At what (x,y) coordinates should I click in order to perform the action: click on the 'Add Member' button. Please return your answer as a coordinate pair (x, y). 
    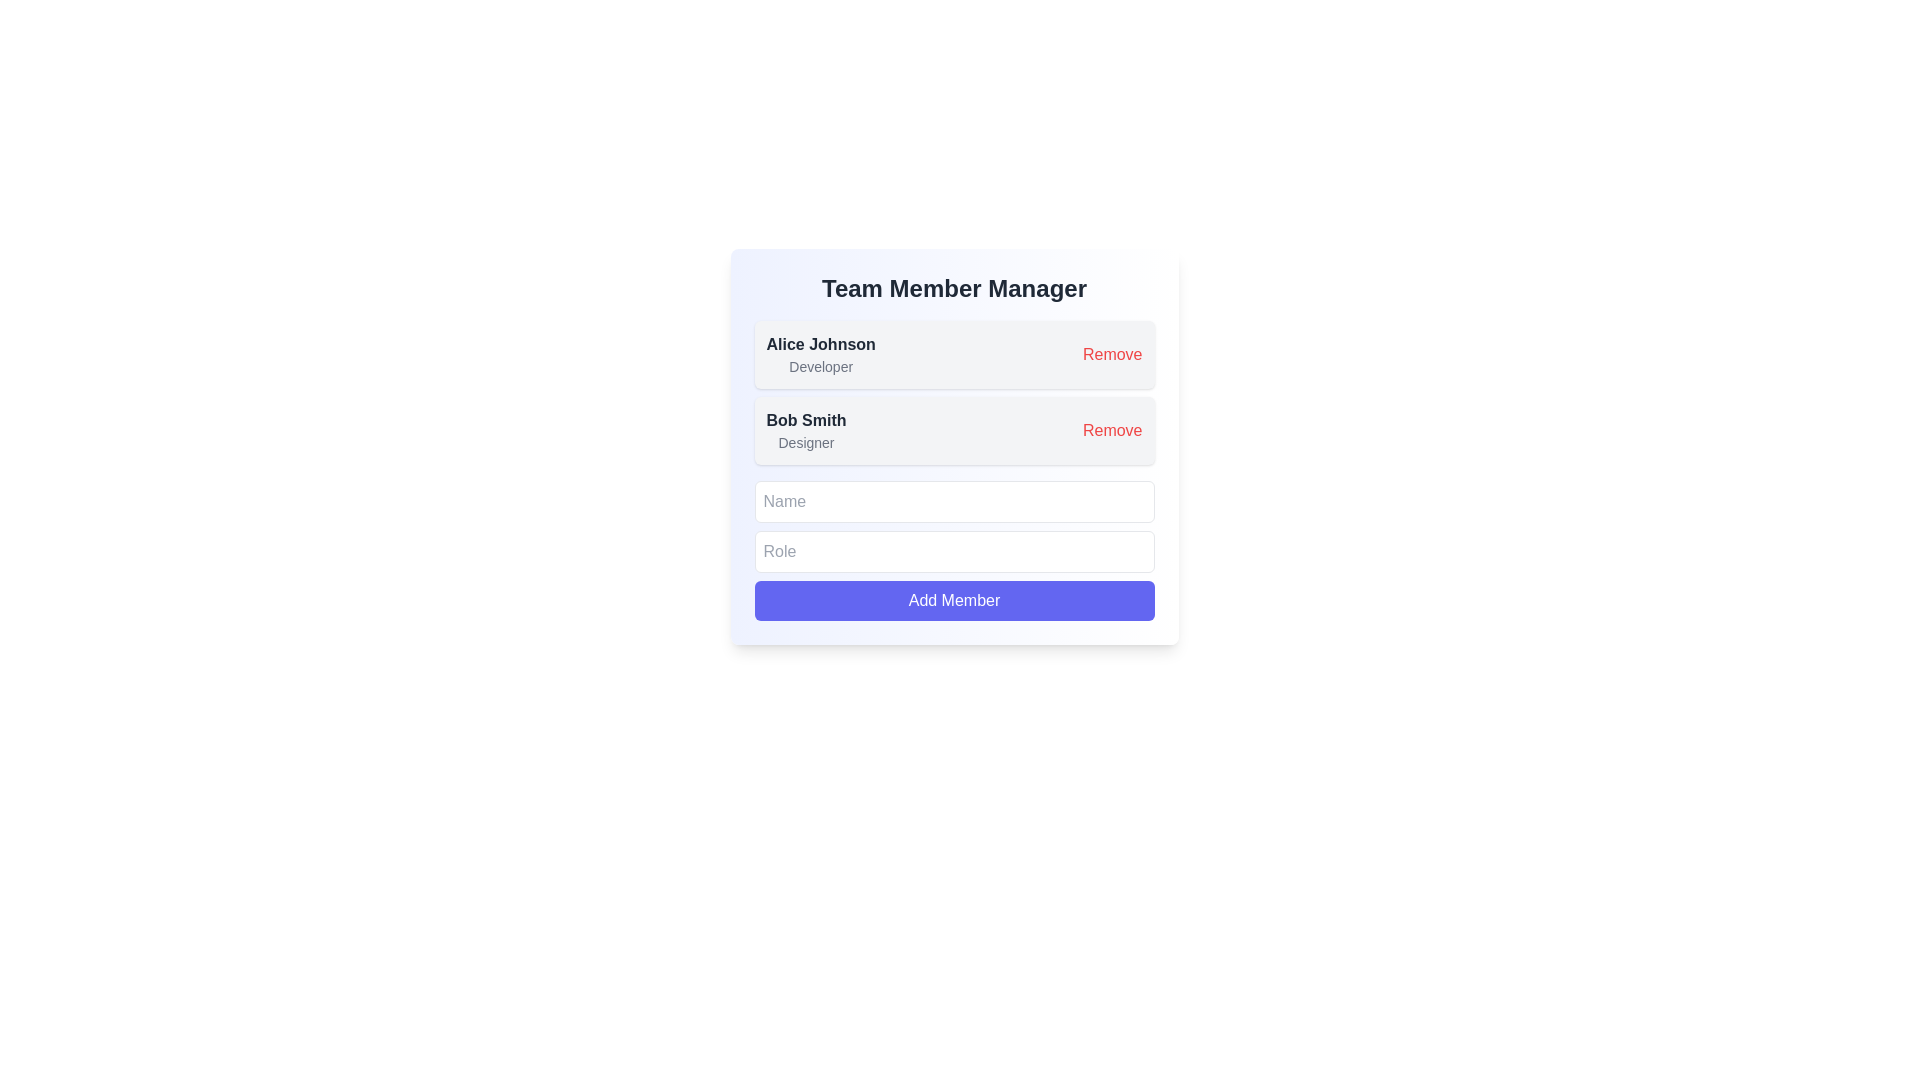
    Looking at the image, I should click on (953, 600).